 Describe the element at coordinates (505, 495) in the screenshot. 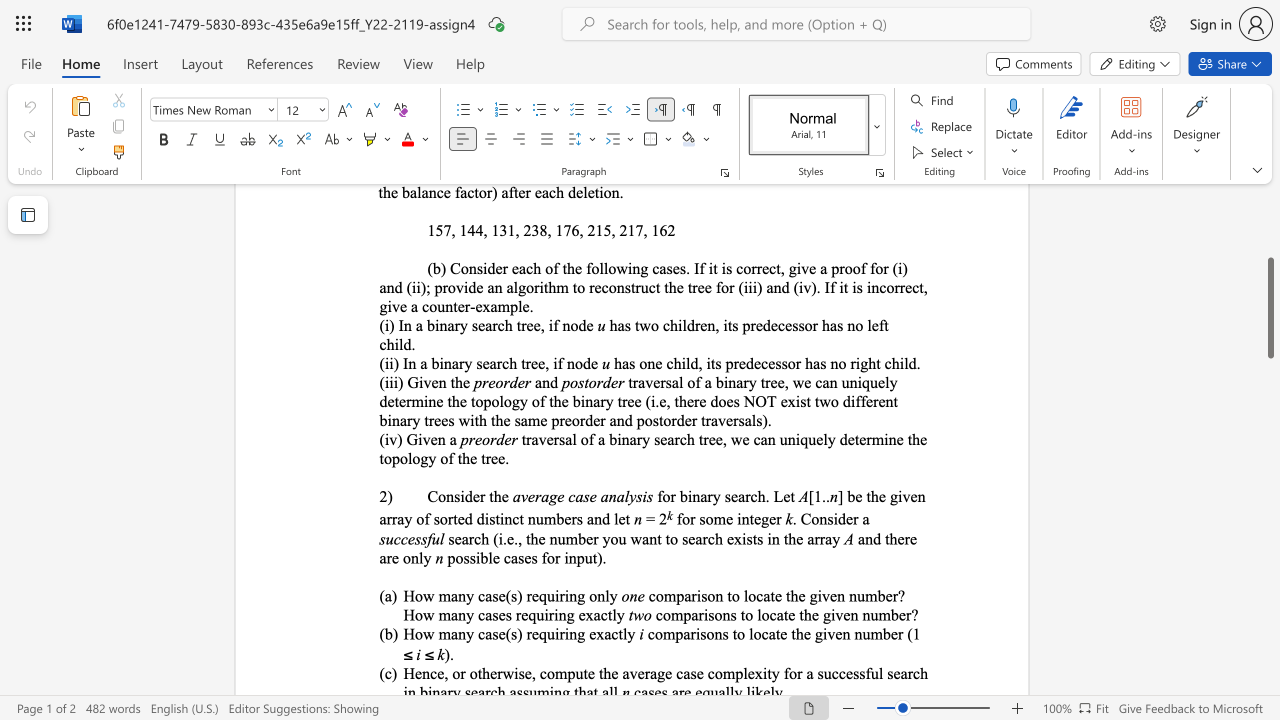

I see `the 2th character "e" in the text` at that location.